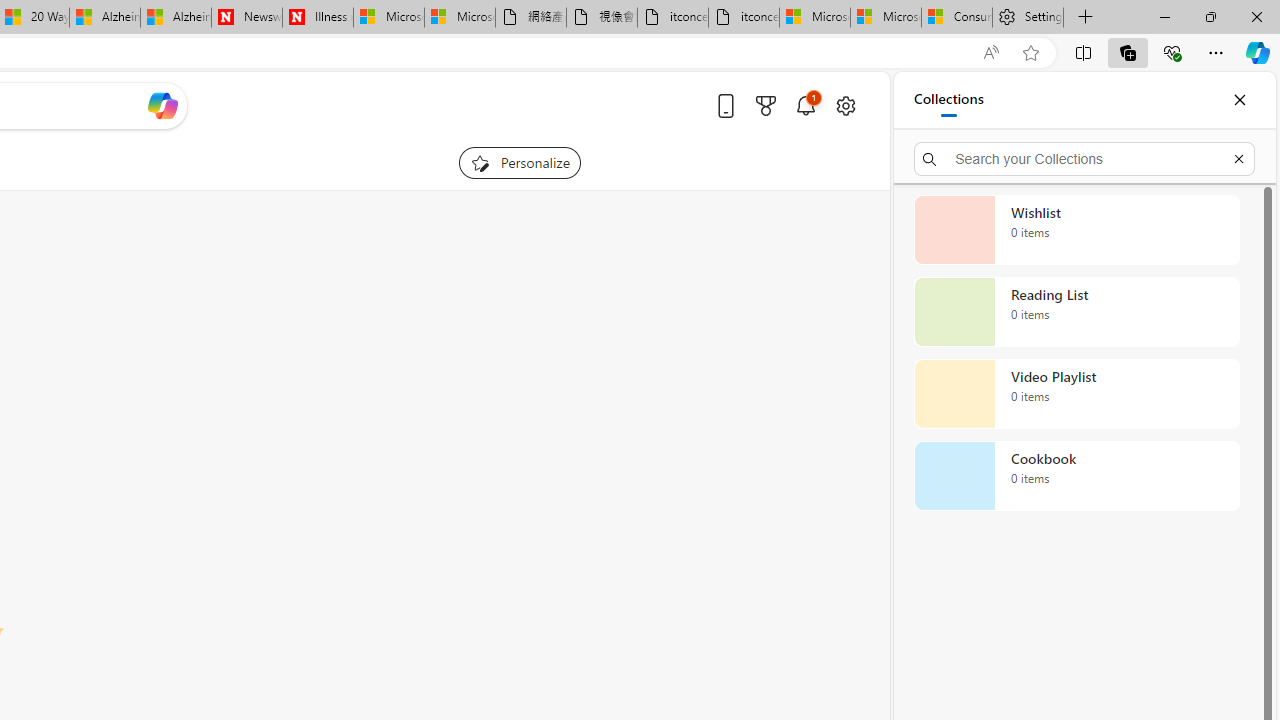  I want to click on 'Video Playlist collection, 0 items', so click(1076, 394).